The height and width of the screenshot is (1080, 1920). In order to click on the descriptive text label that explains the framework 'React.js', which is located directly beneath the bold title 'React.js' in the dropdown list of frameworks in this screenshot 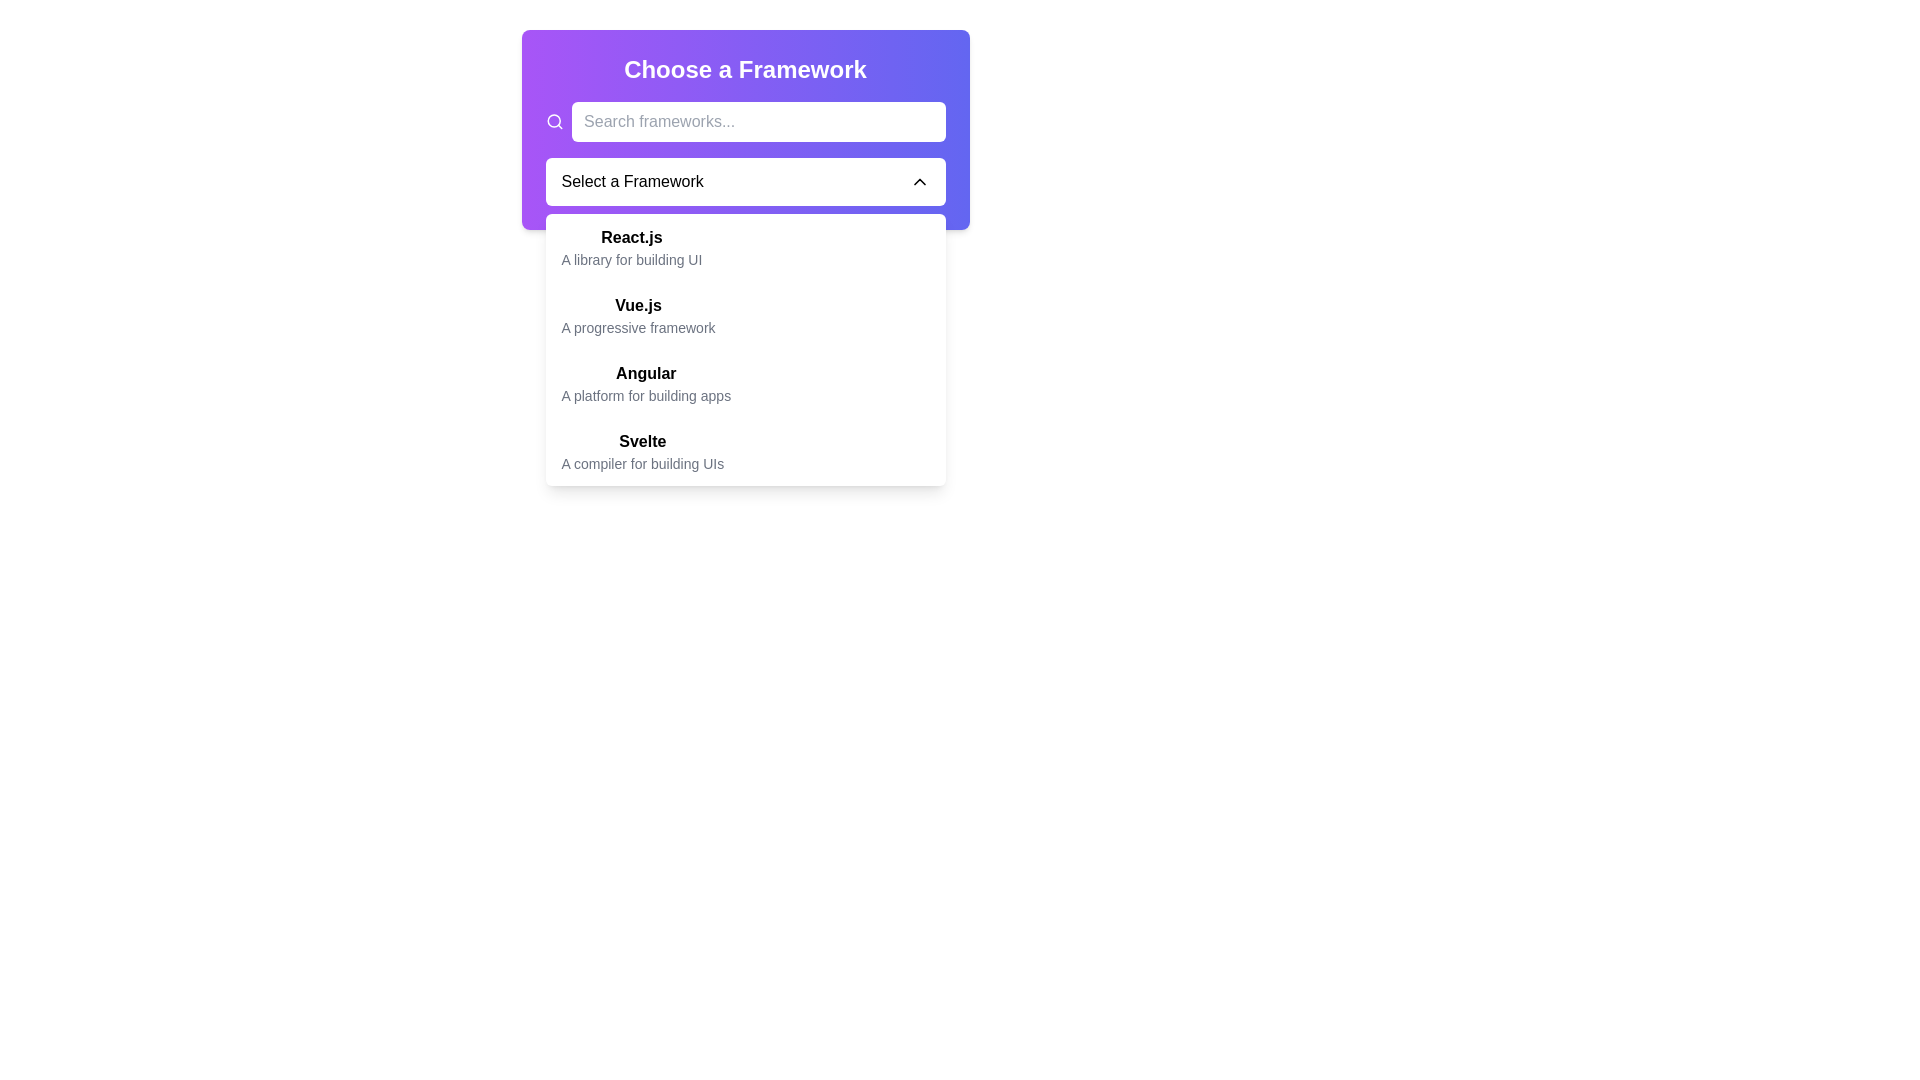, I will do `click(630, 258)`.